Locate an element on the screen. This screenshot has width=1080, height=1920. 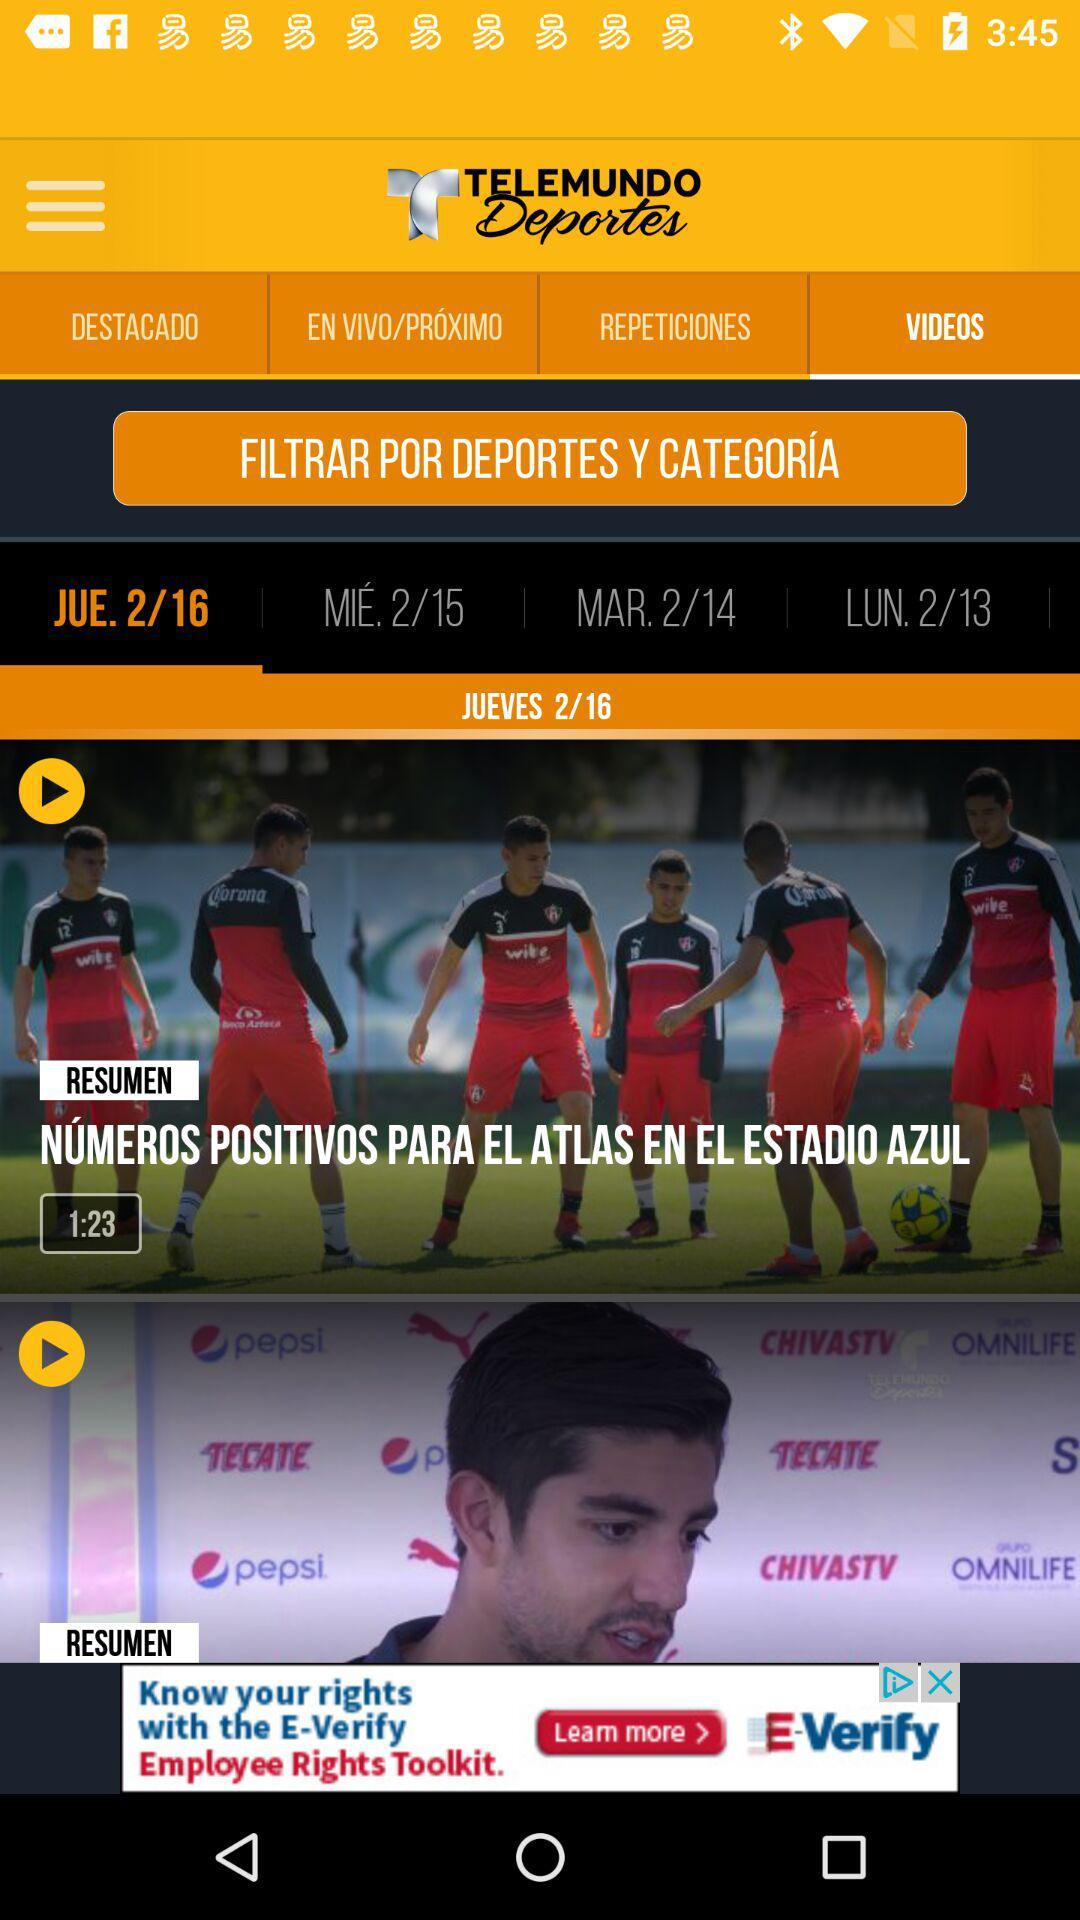
the fourth option from the first row is located at coordinates (945, 327).